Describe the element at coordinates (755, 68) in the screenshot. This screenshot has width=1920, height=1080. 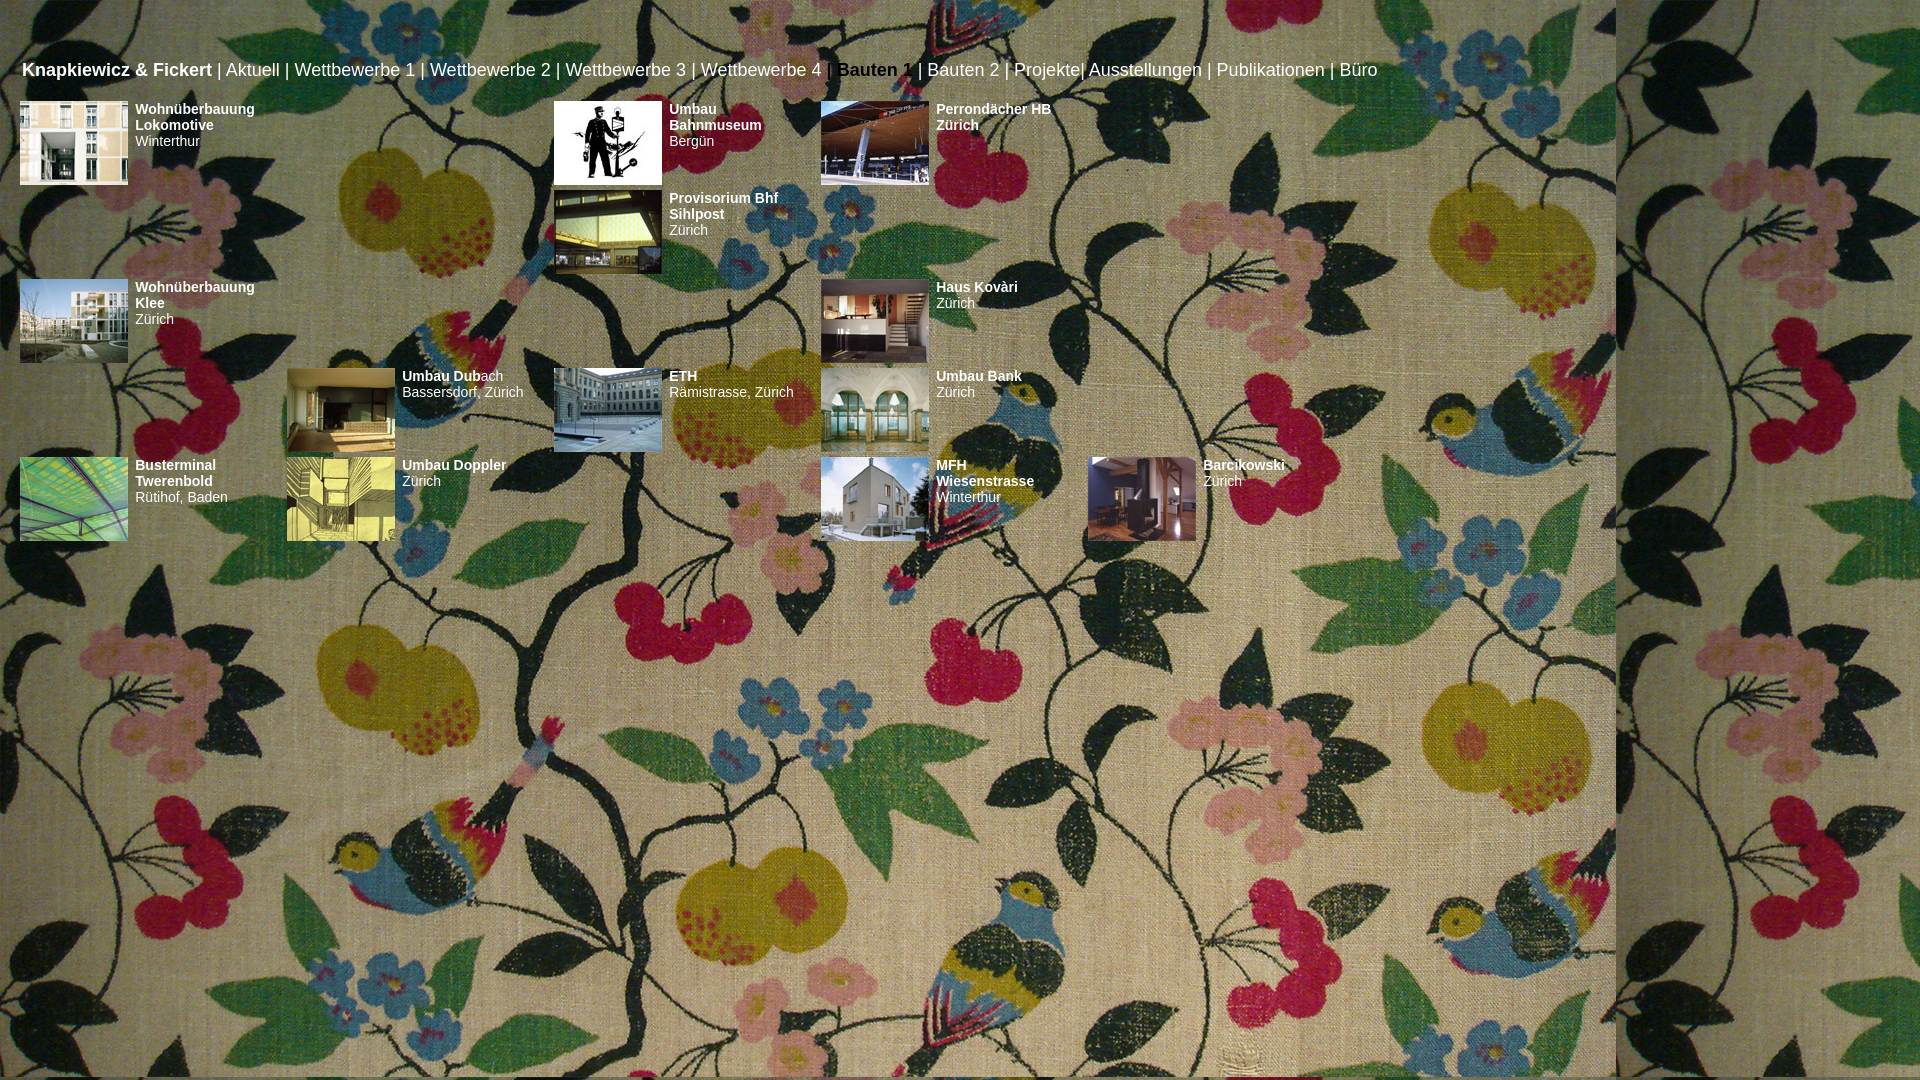
I see `'| Wettbewerbe 4'` at that location.